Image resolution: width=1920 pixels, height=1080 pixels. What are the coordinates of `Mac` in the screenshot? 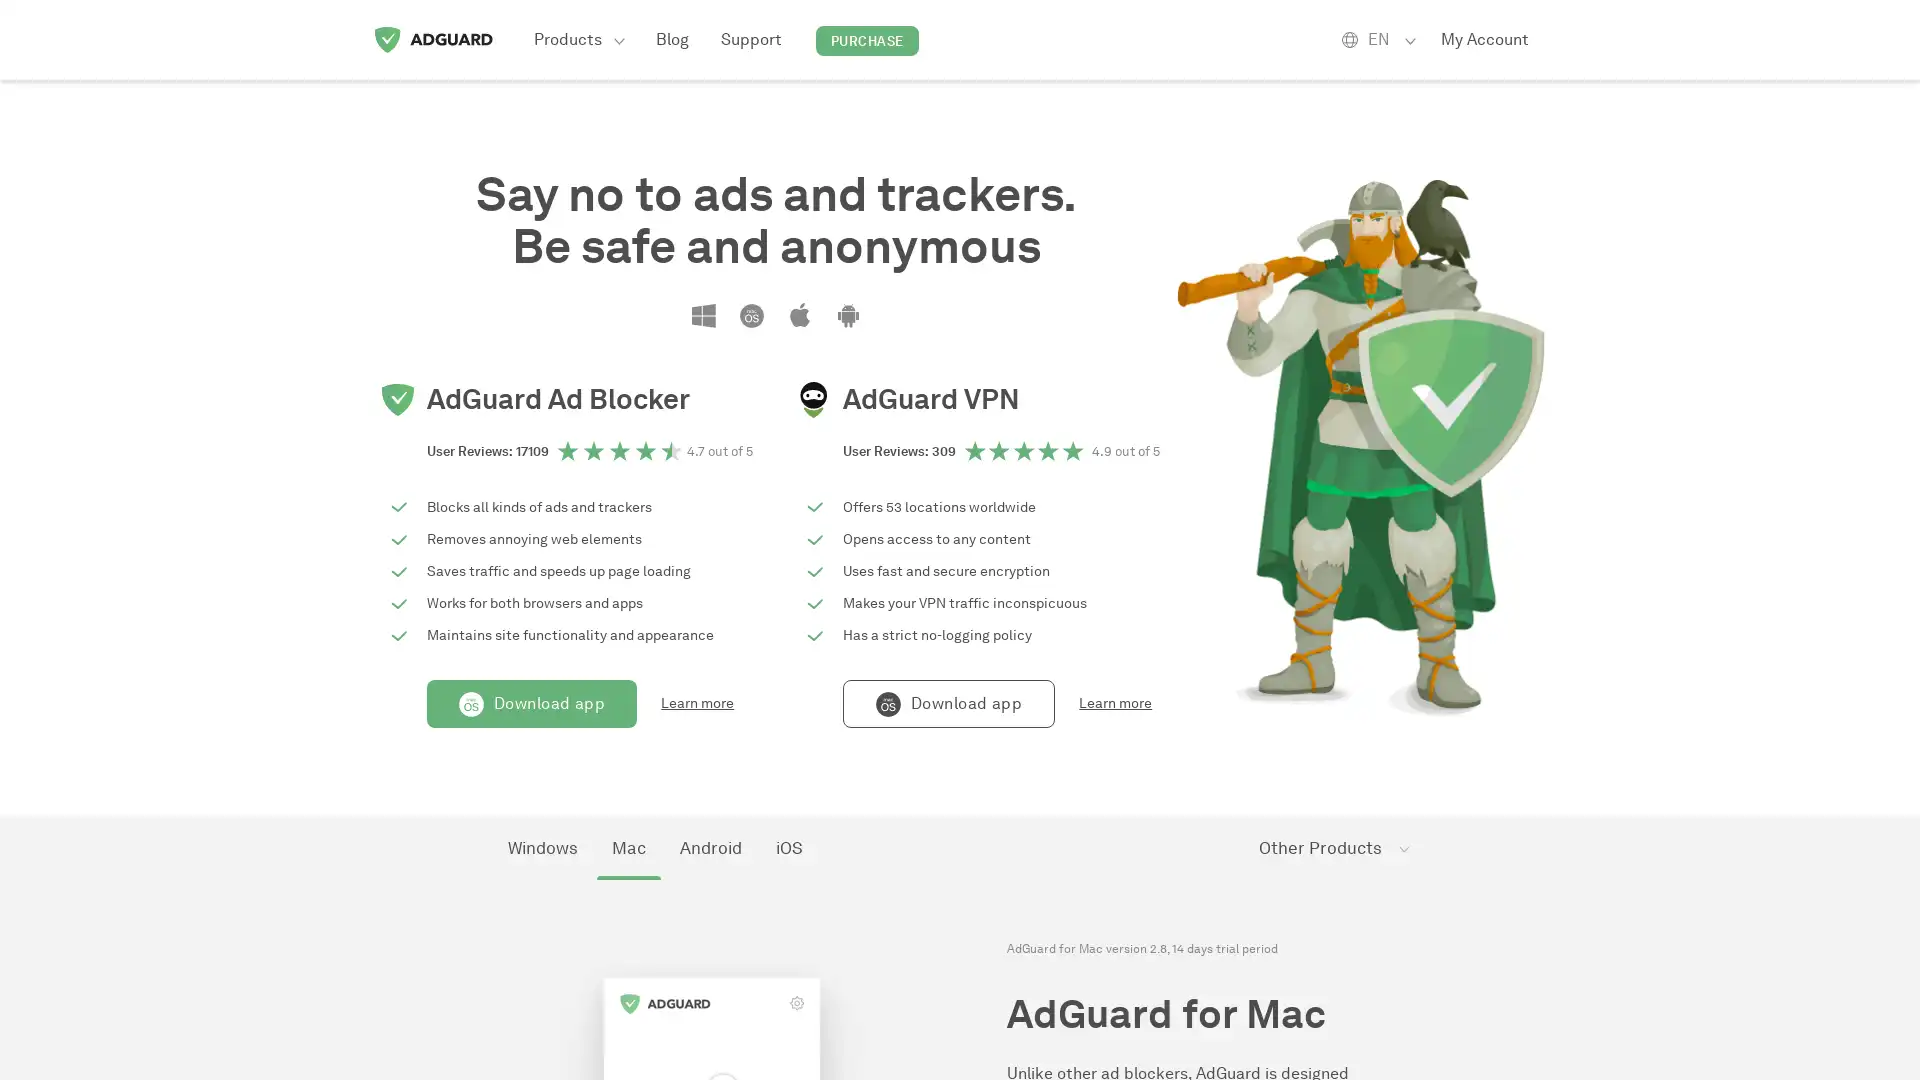 It's located at (627, 848).